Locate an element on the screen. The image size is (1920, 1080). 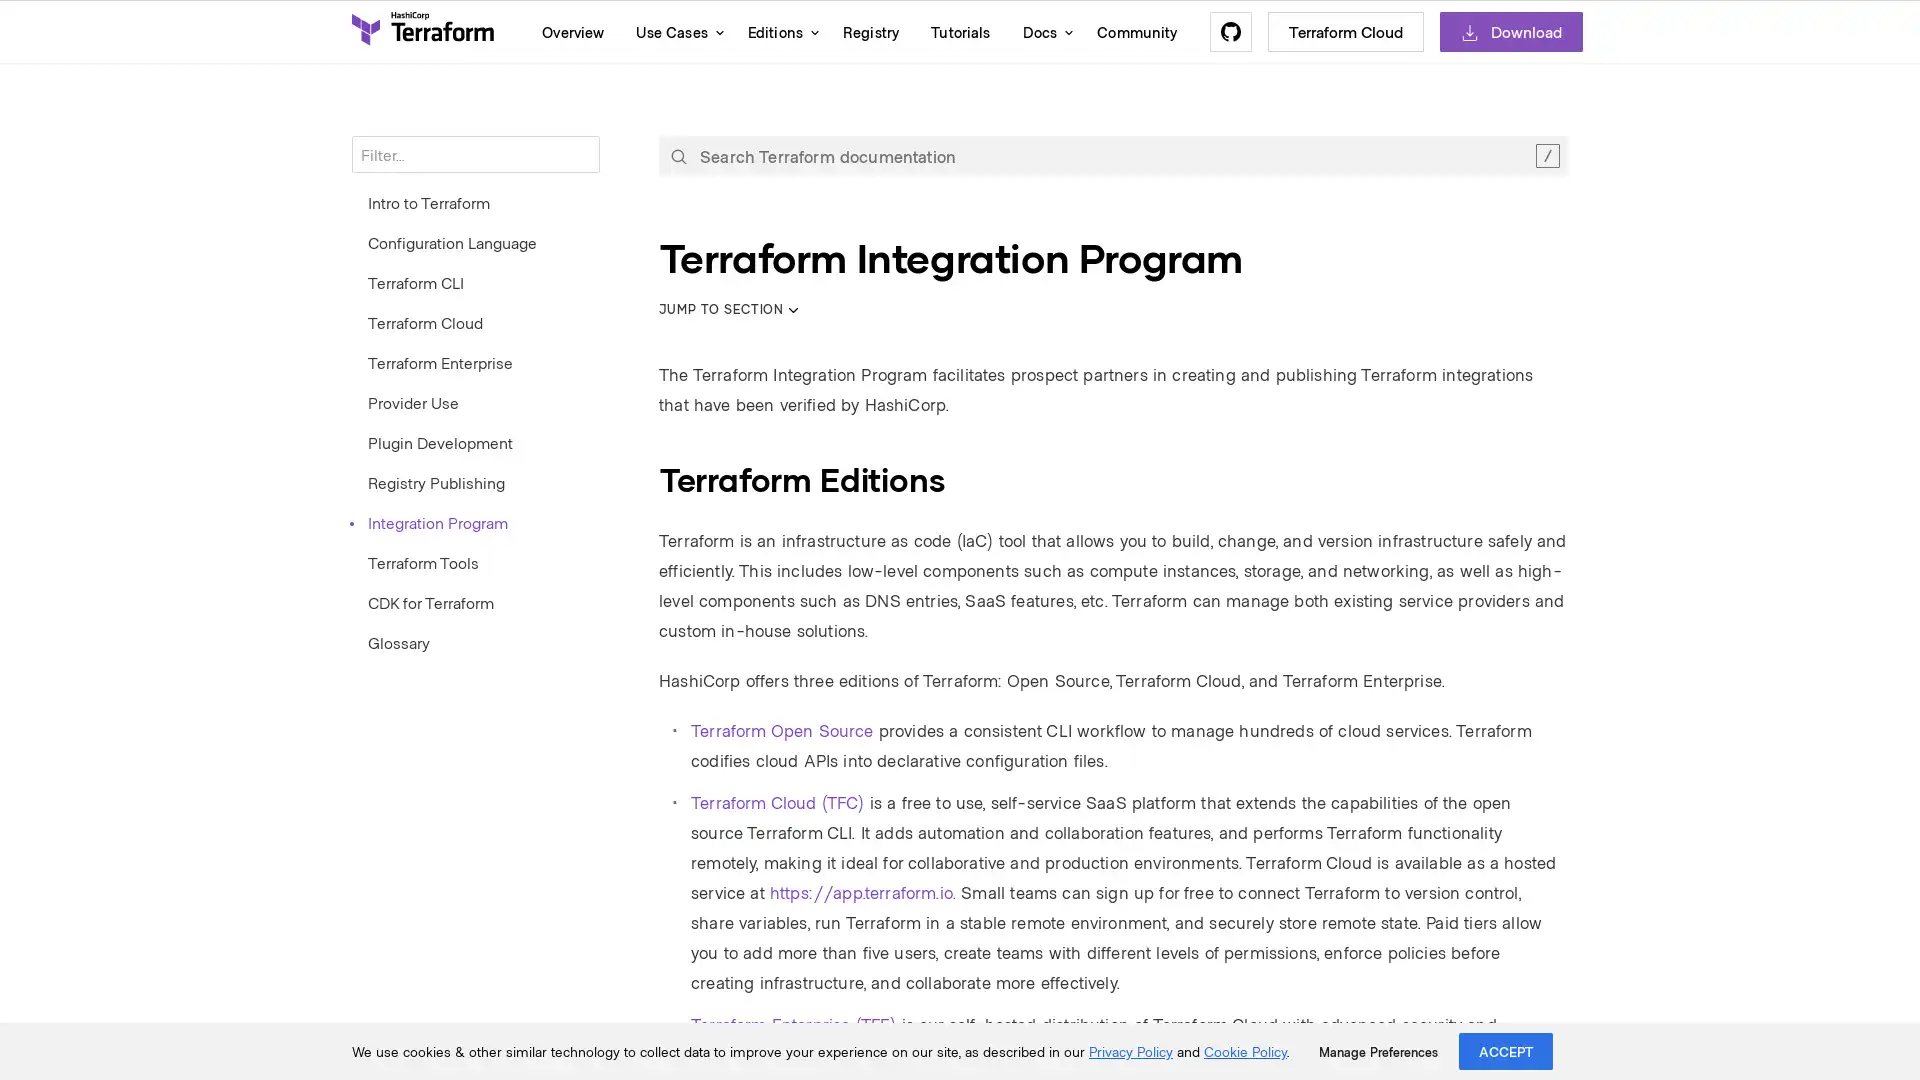
Clear the search query. is located at coordinates (1546, 154).